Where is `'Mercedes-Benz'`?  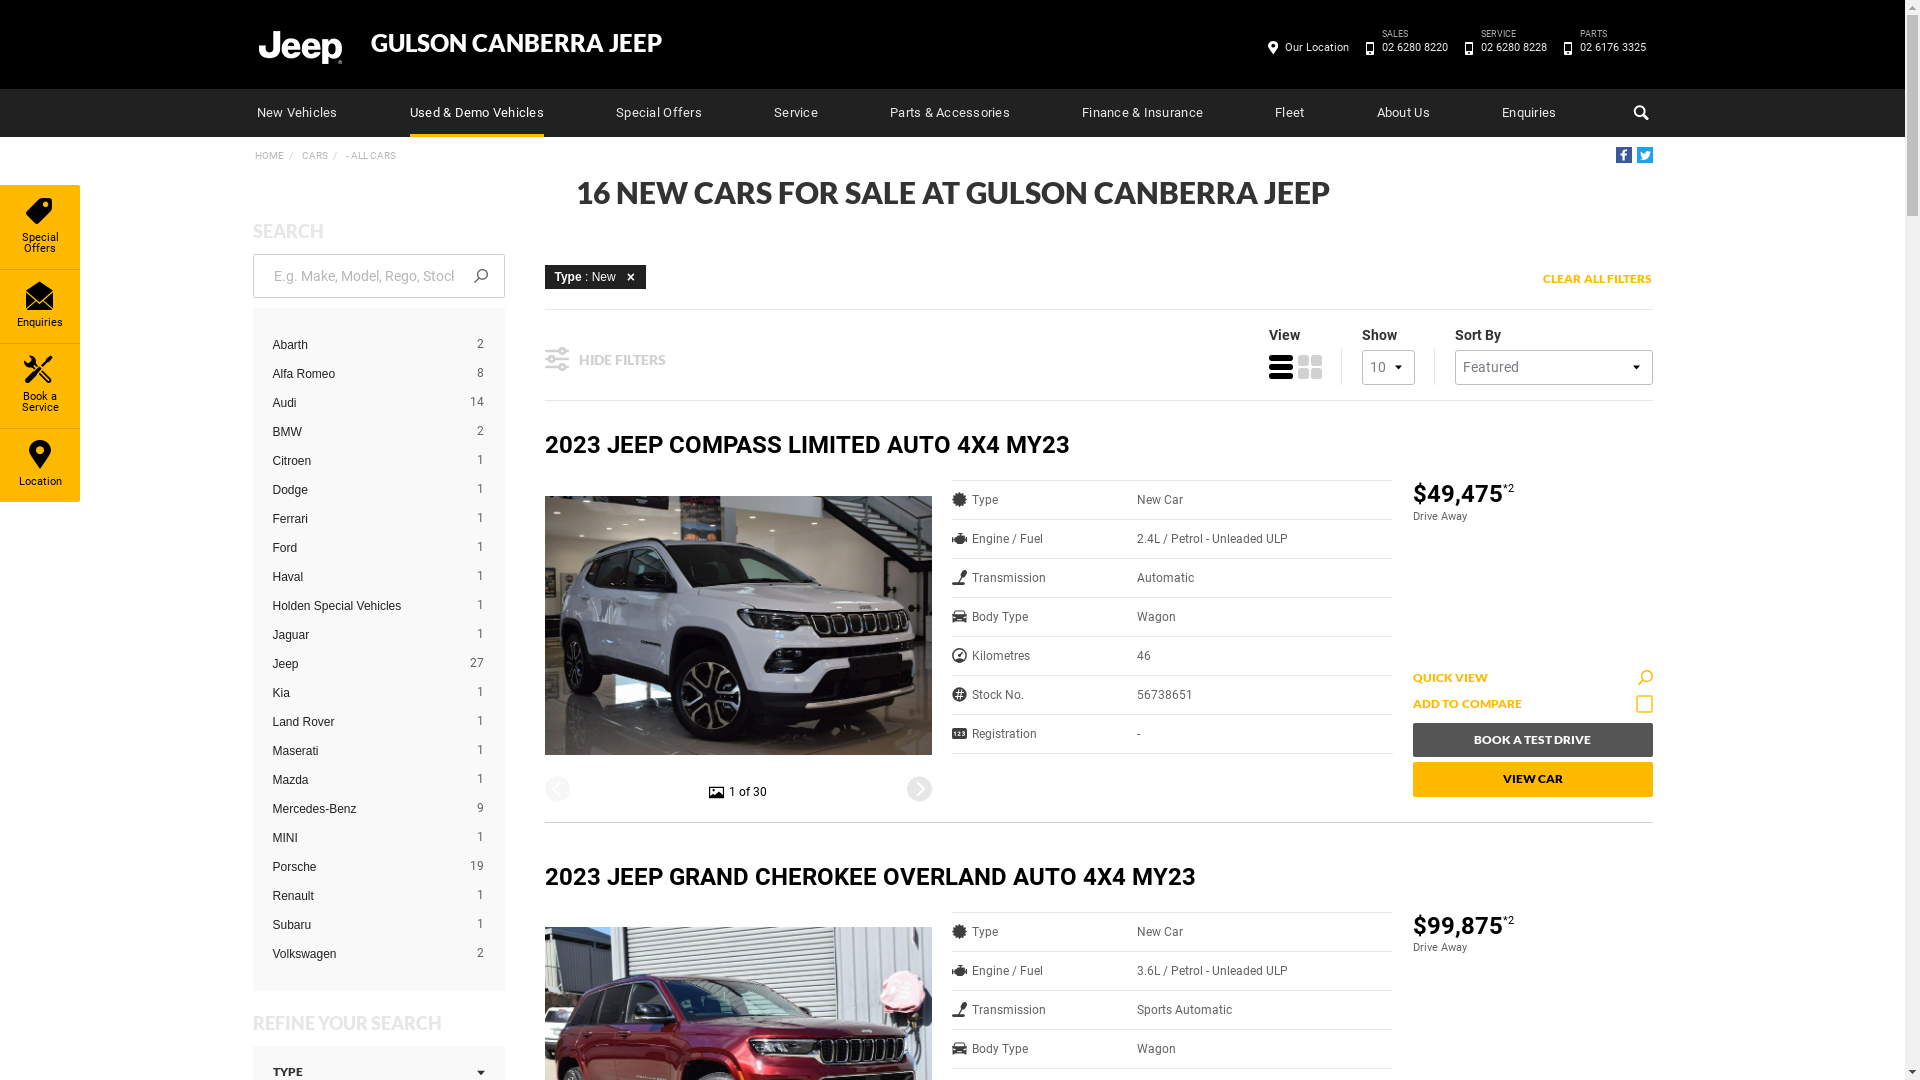
'Mercedes-Benz' is located at coordinates (363, 808).